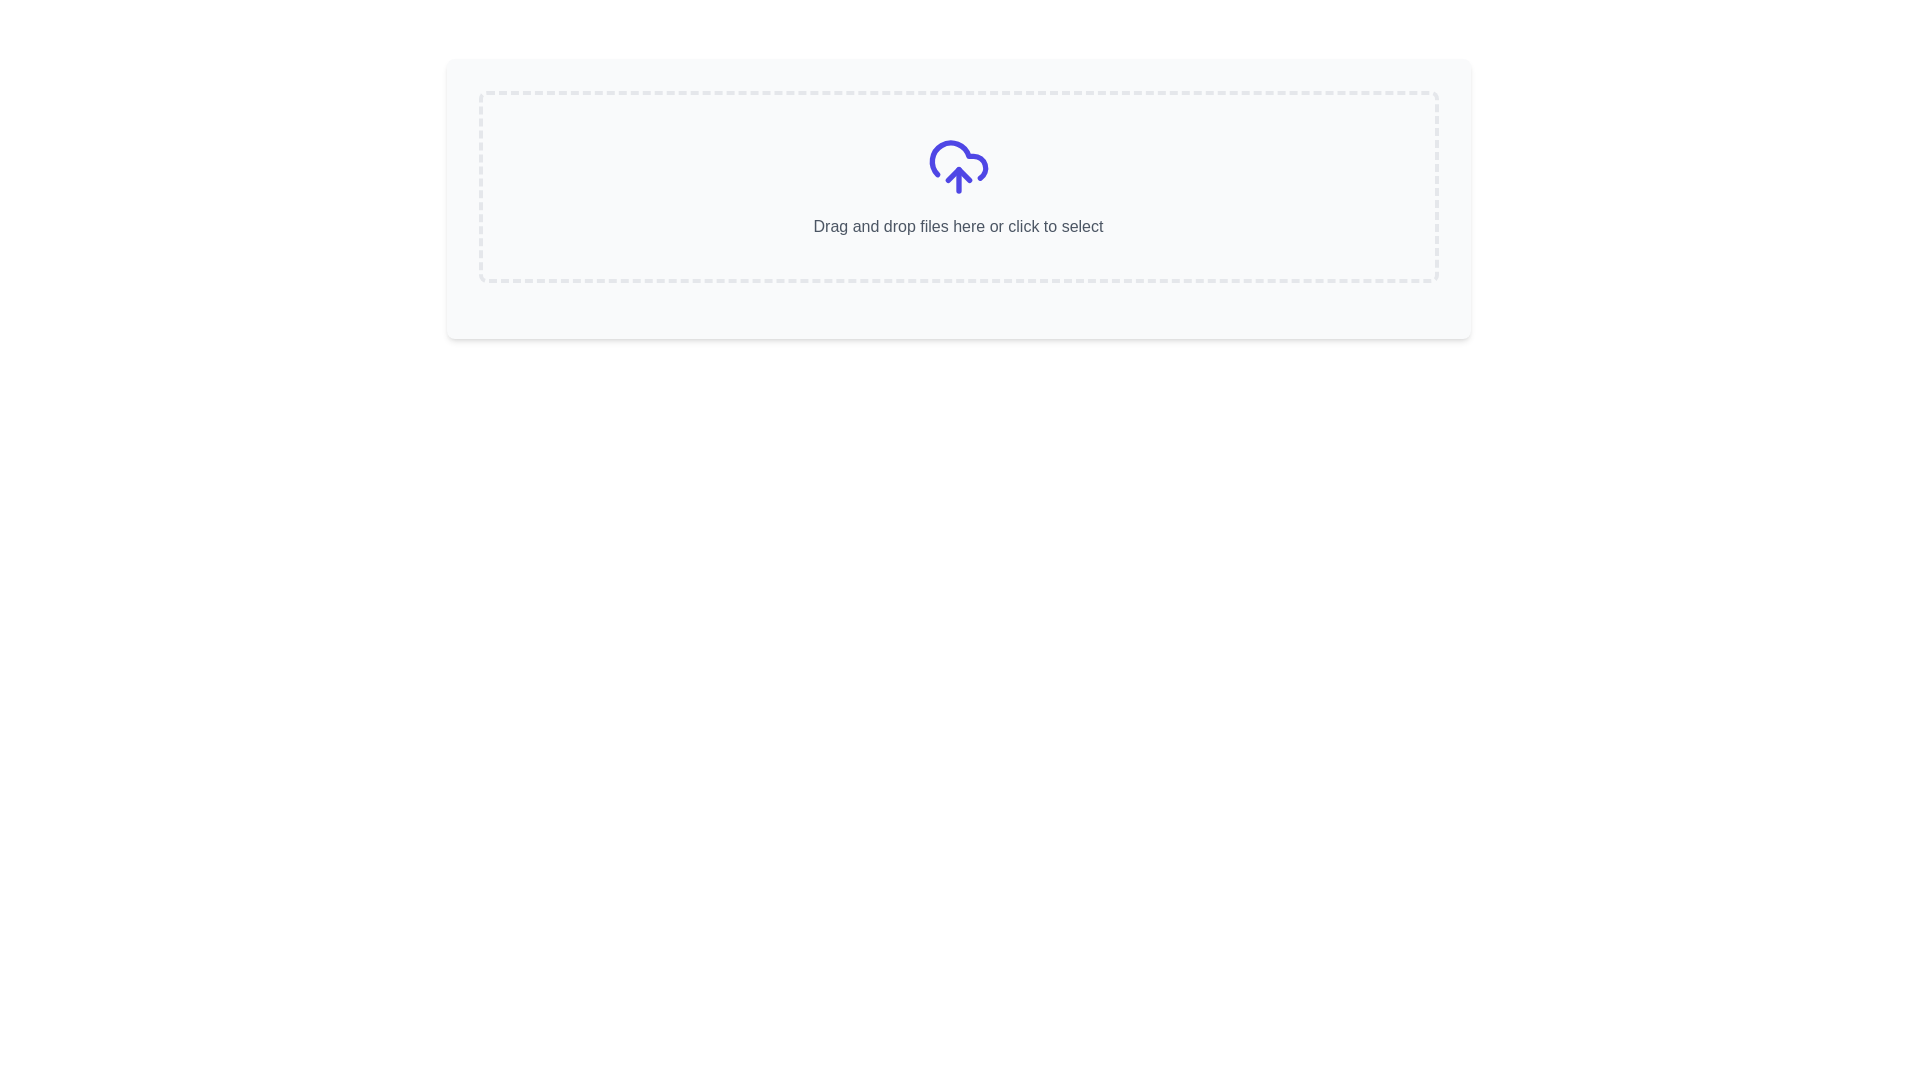 This screenshot has width=1920, height=1080. What do you see at coordinates (957, 186) in the screenshot?
I see `the file upload area by clicking on the central text or icon to receive feedback about the upload process` at bounding box center [957, 186].